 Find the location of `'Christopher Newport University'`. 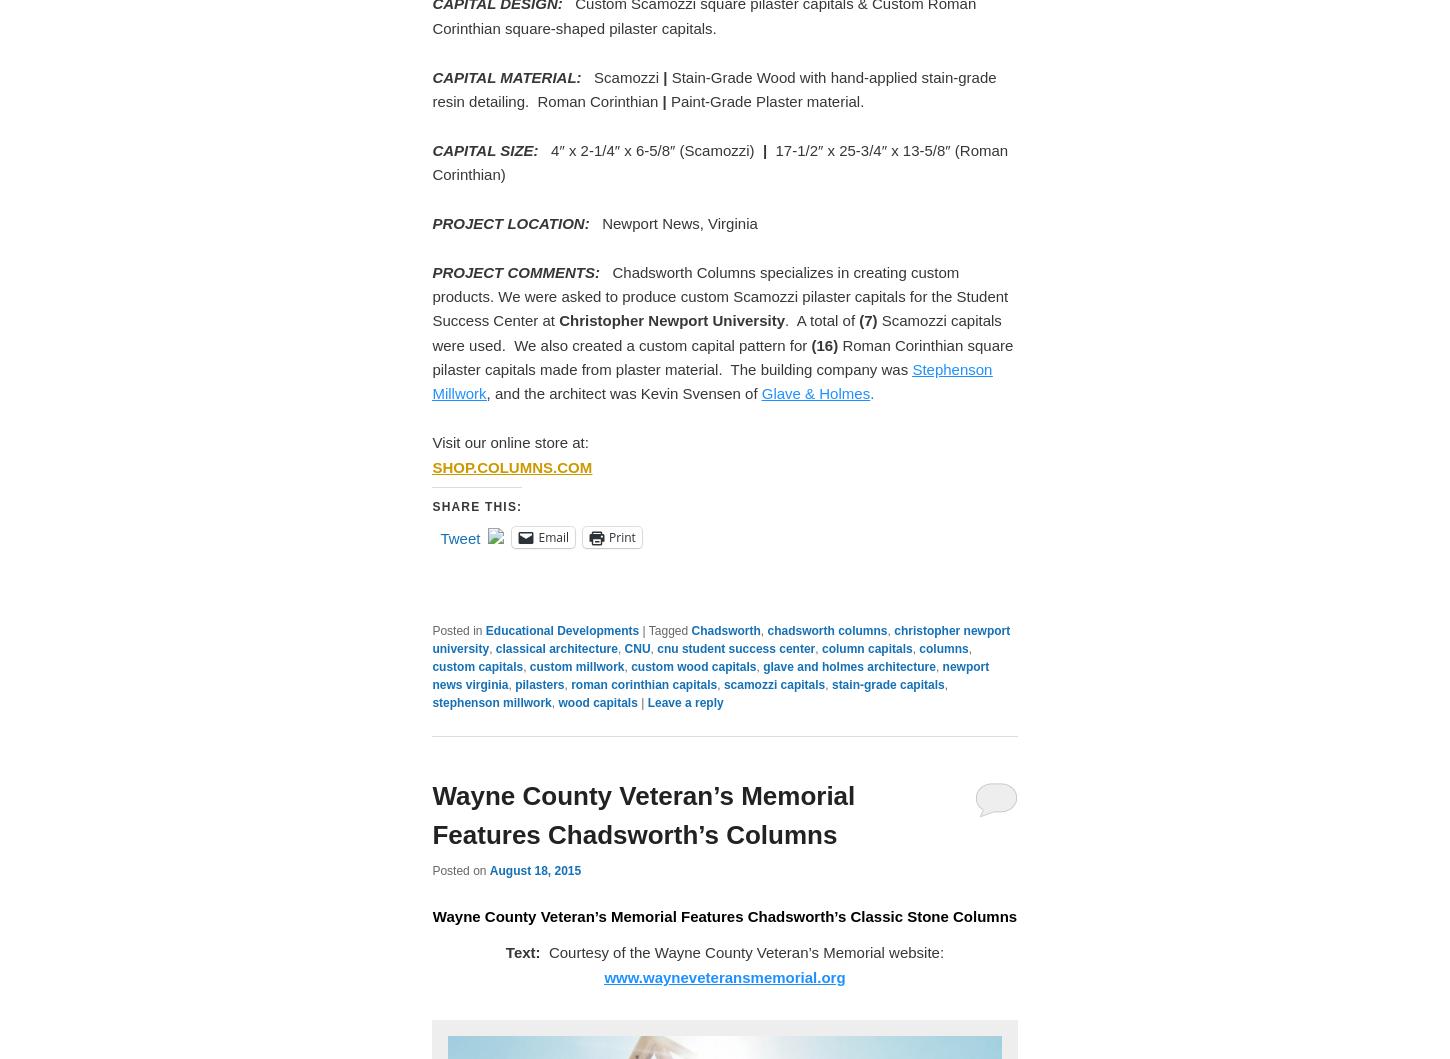

'Christopher Newport University' is located at coordinates (670, 319).